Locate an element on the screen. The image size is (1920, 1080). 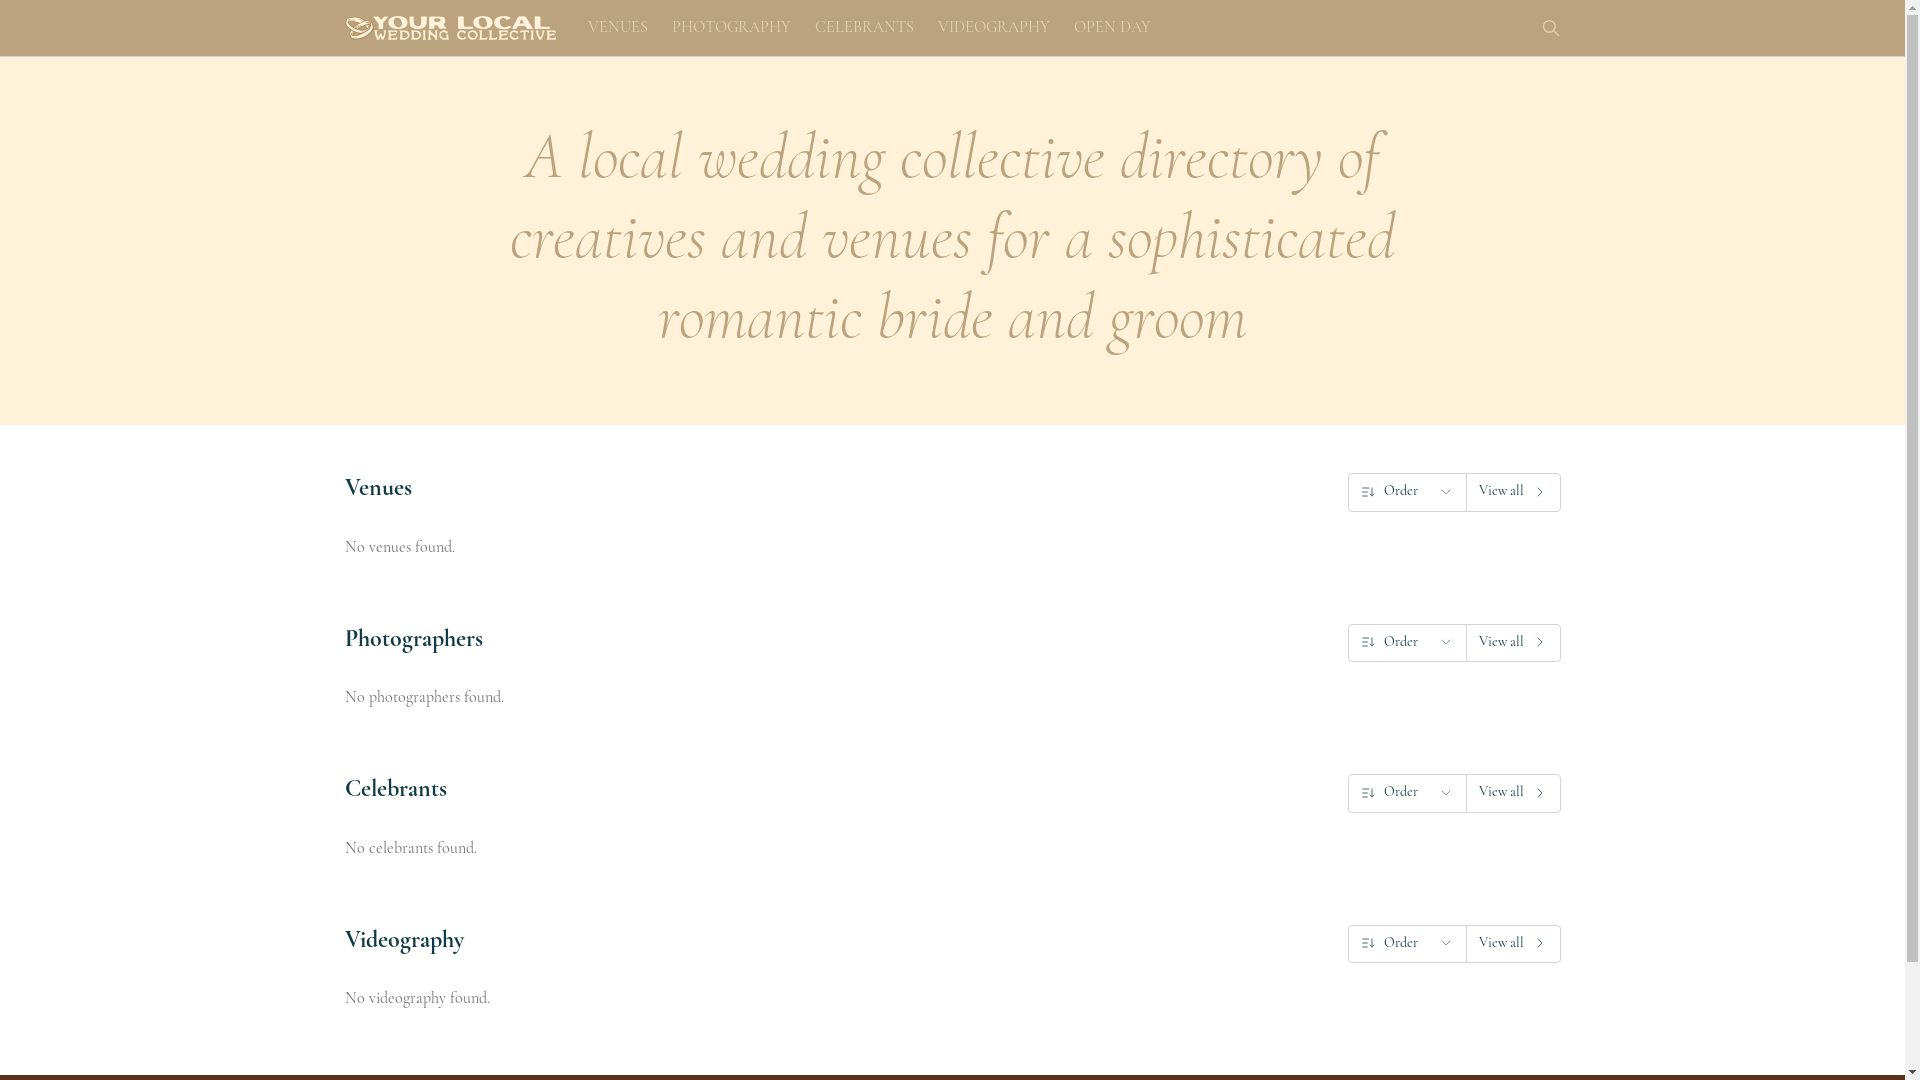
'VIDEOGRAPHY' is located at coordinates (933, 27).